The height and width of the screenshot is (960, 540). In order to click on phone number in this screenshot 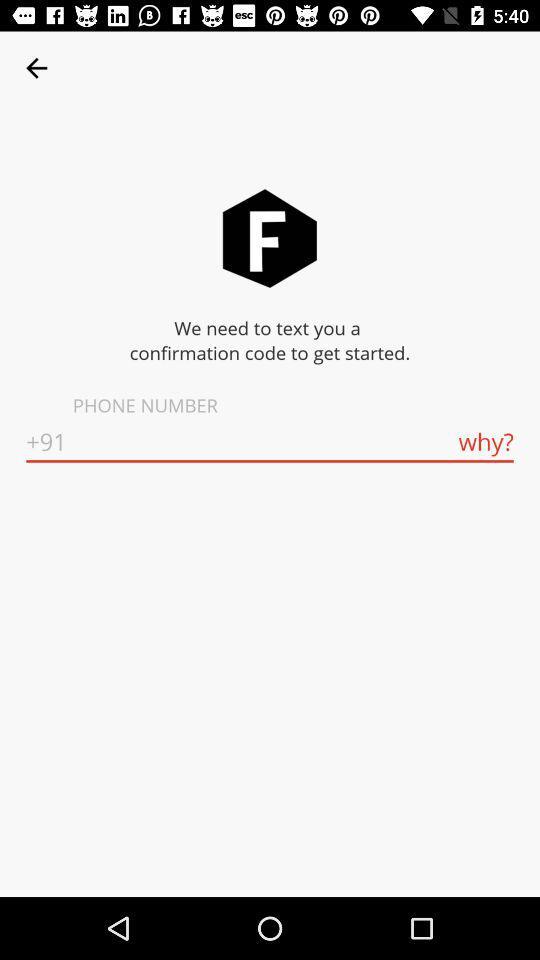, I will do `click(270, 442)`.